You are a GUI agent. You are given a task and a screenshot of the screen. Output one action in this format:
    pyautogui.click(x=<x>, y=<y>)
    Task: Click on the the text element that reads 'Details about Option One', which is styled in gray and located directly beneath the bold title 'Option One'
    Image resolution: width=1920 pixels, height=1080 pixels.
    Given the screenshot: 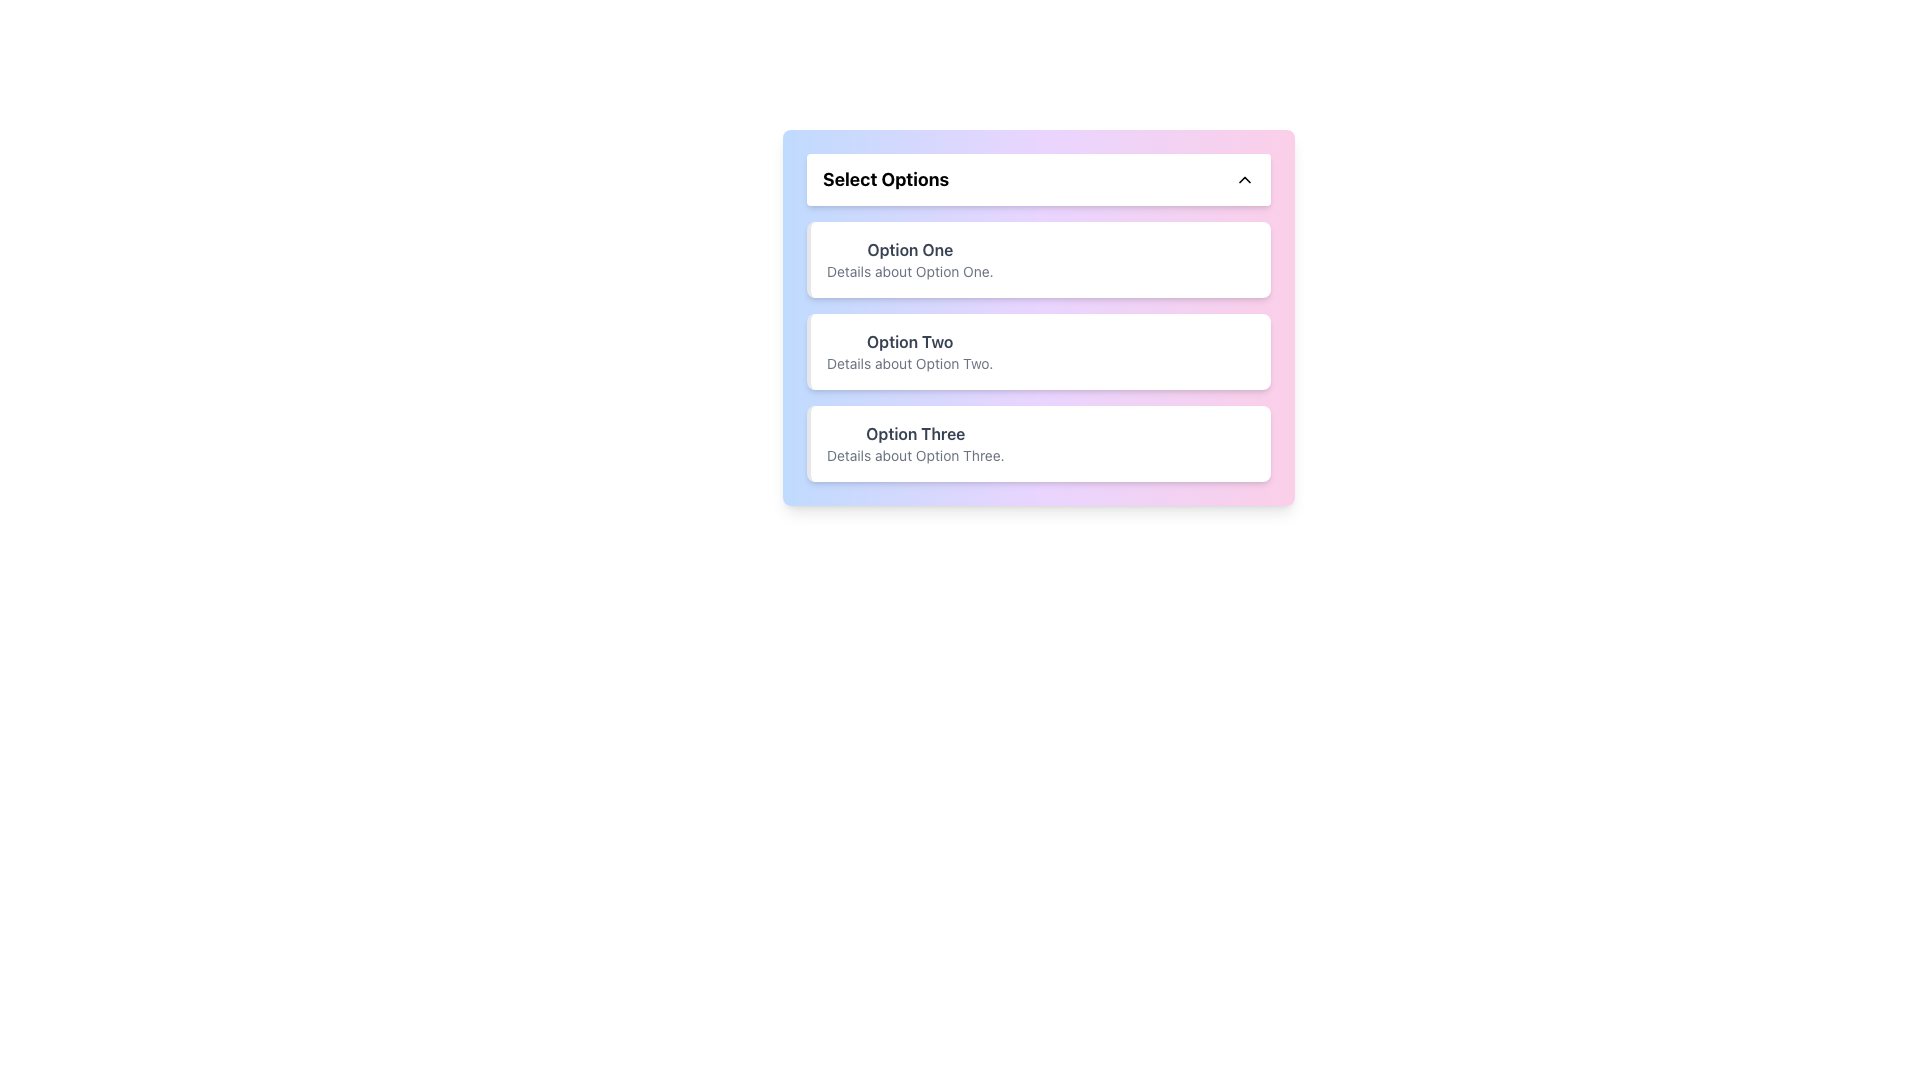 What is the action you would take?
    pyautogui.click(x=909, y=272)
    